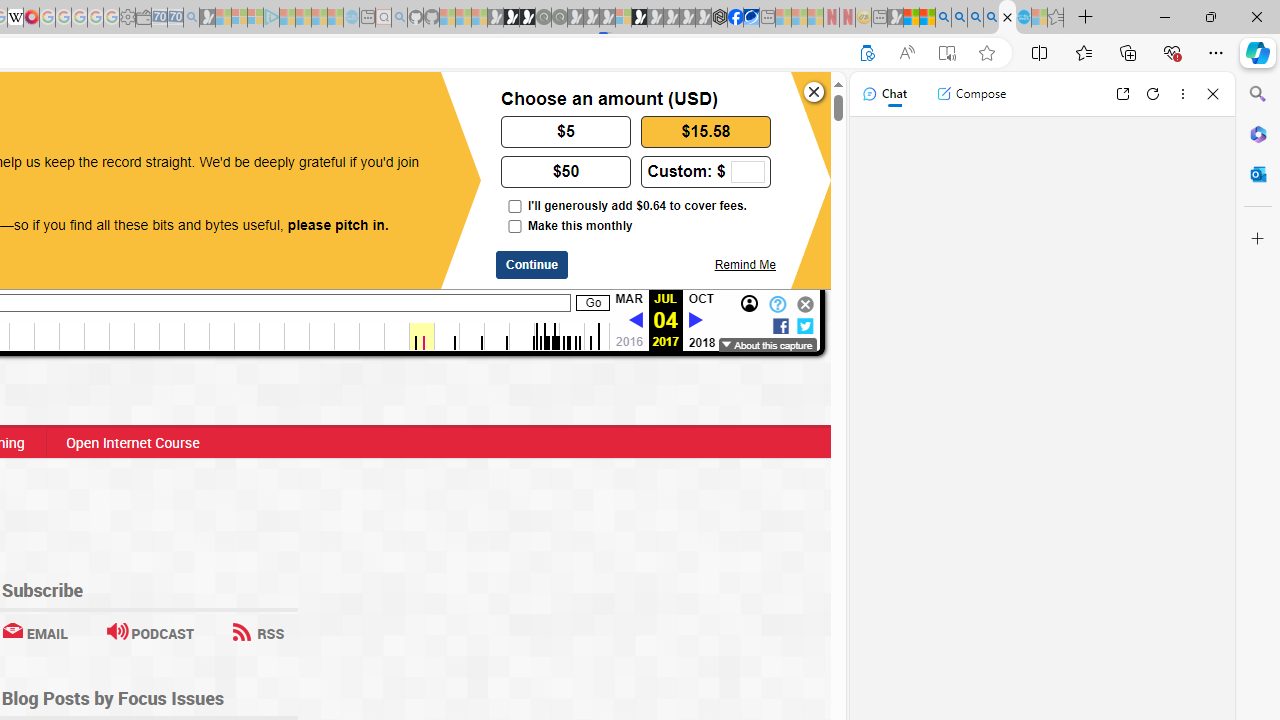 The image size is (1280, 720). I want to click on 'Next capture', so click(695, 320).